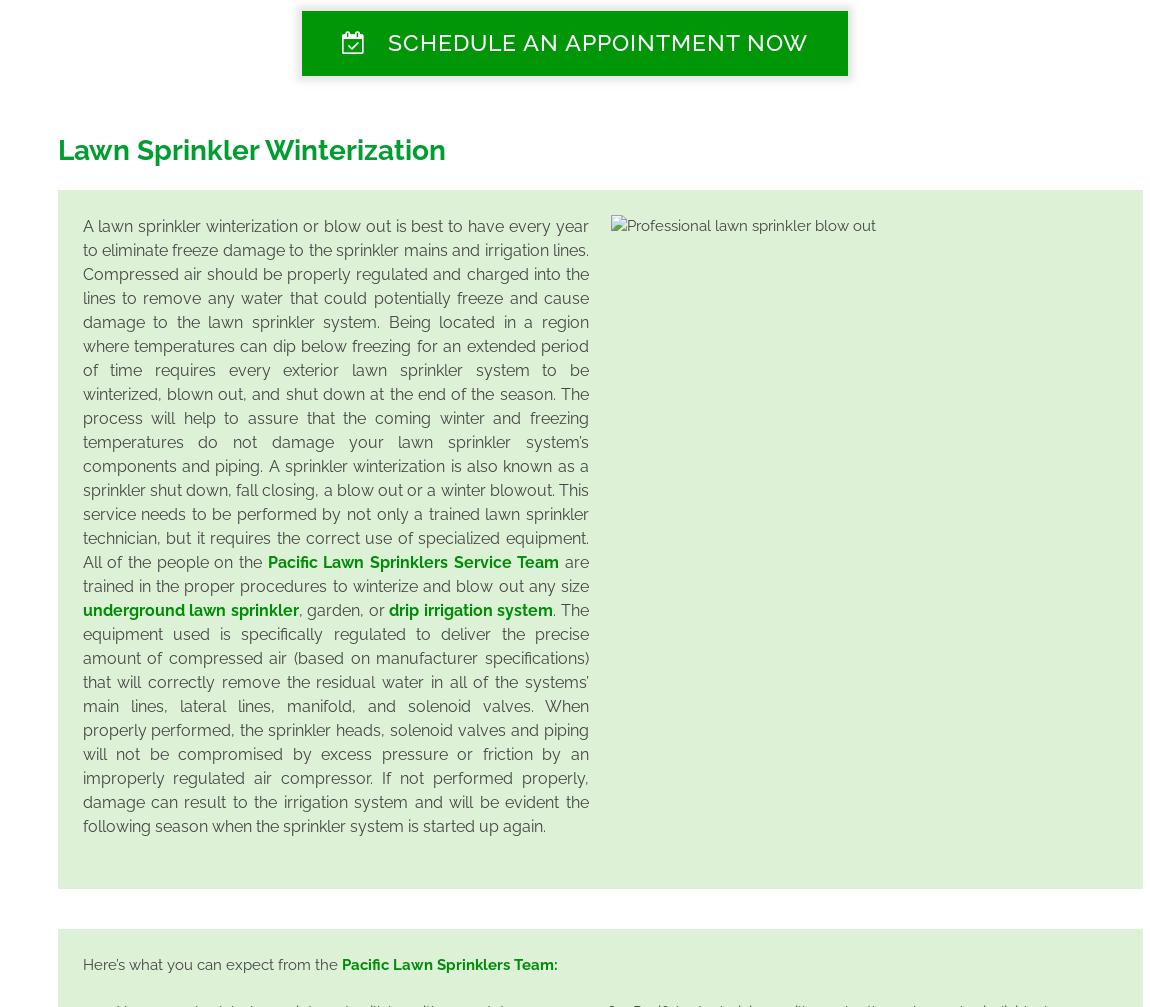  What do you see at coordinates (448, 963) in the screenshot?
I see `'Pacific Lawn Sprinklers Team:'` at bounding box center [448, 963].